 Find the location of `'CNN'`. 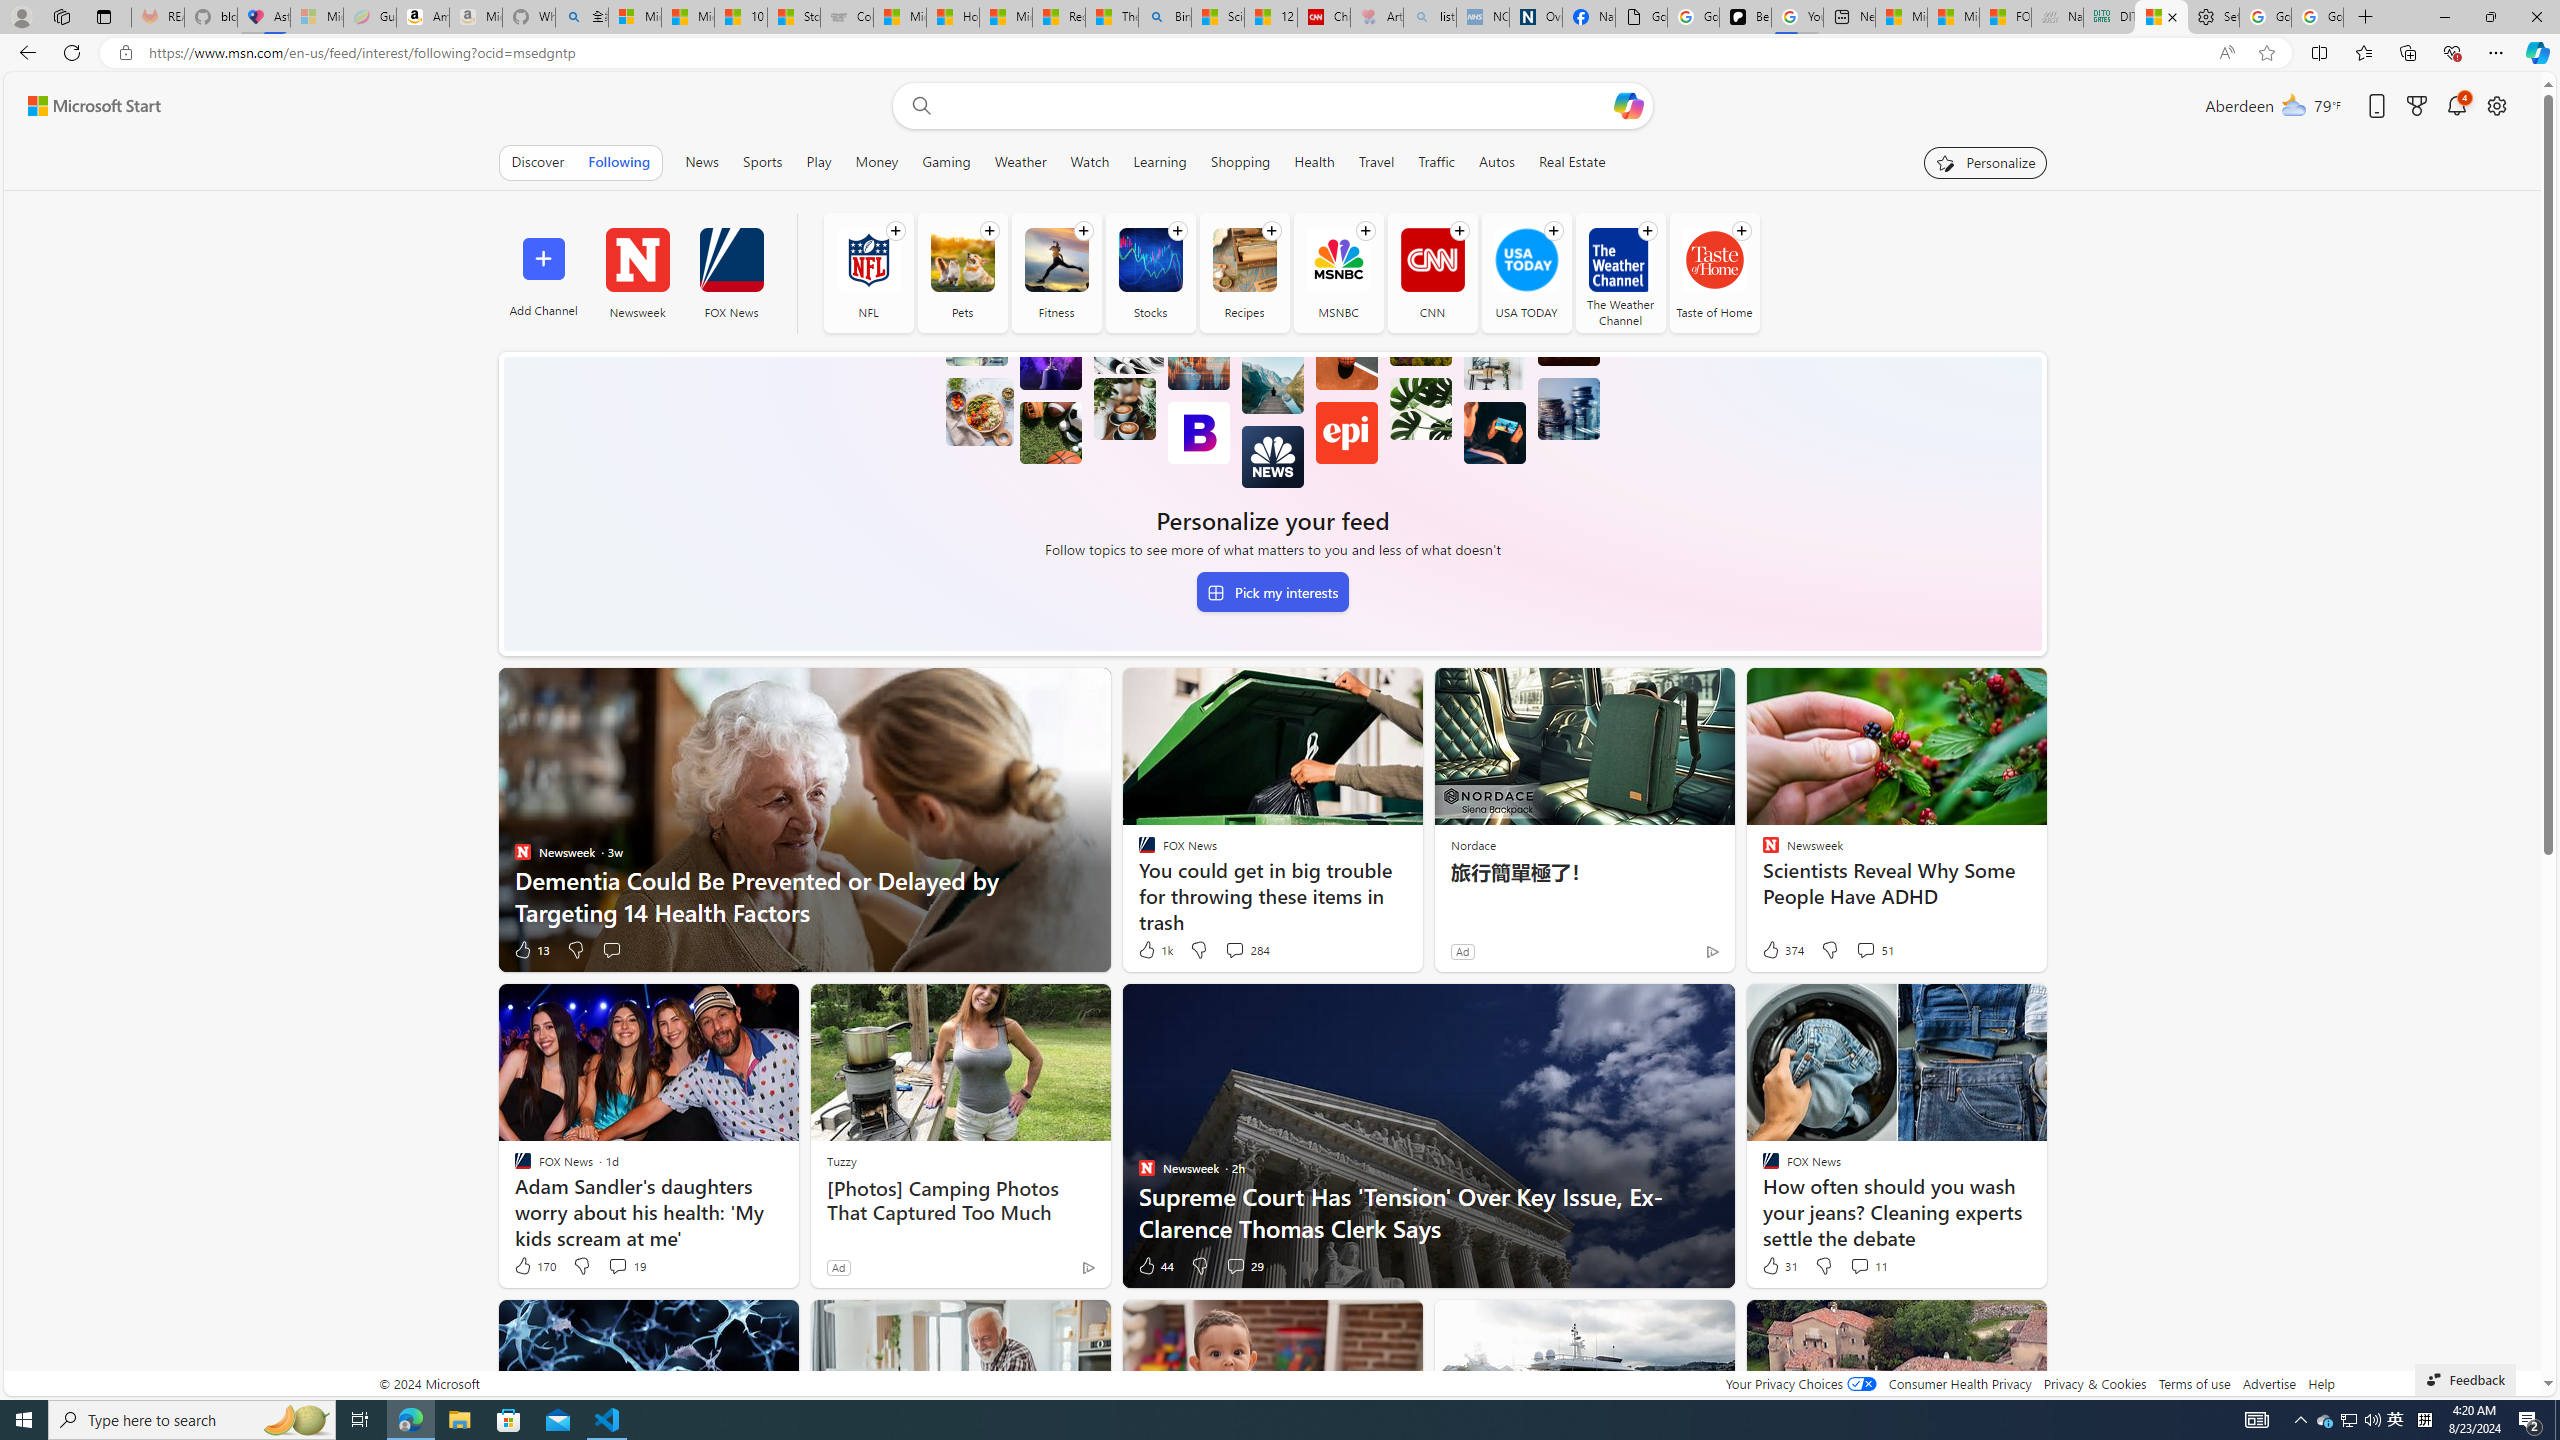

'CNN' is located at coordinates (1431, 271).